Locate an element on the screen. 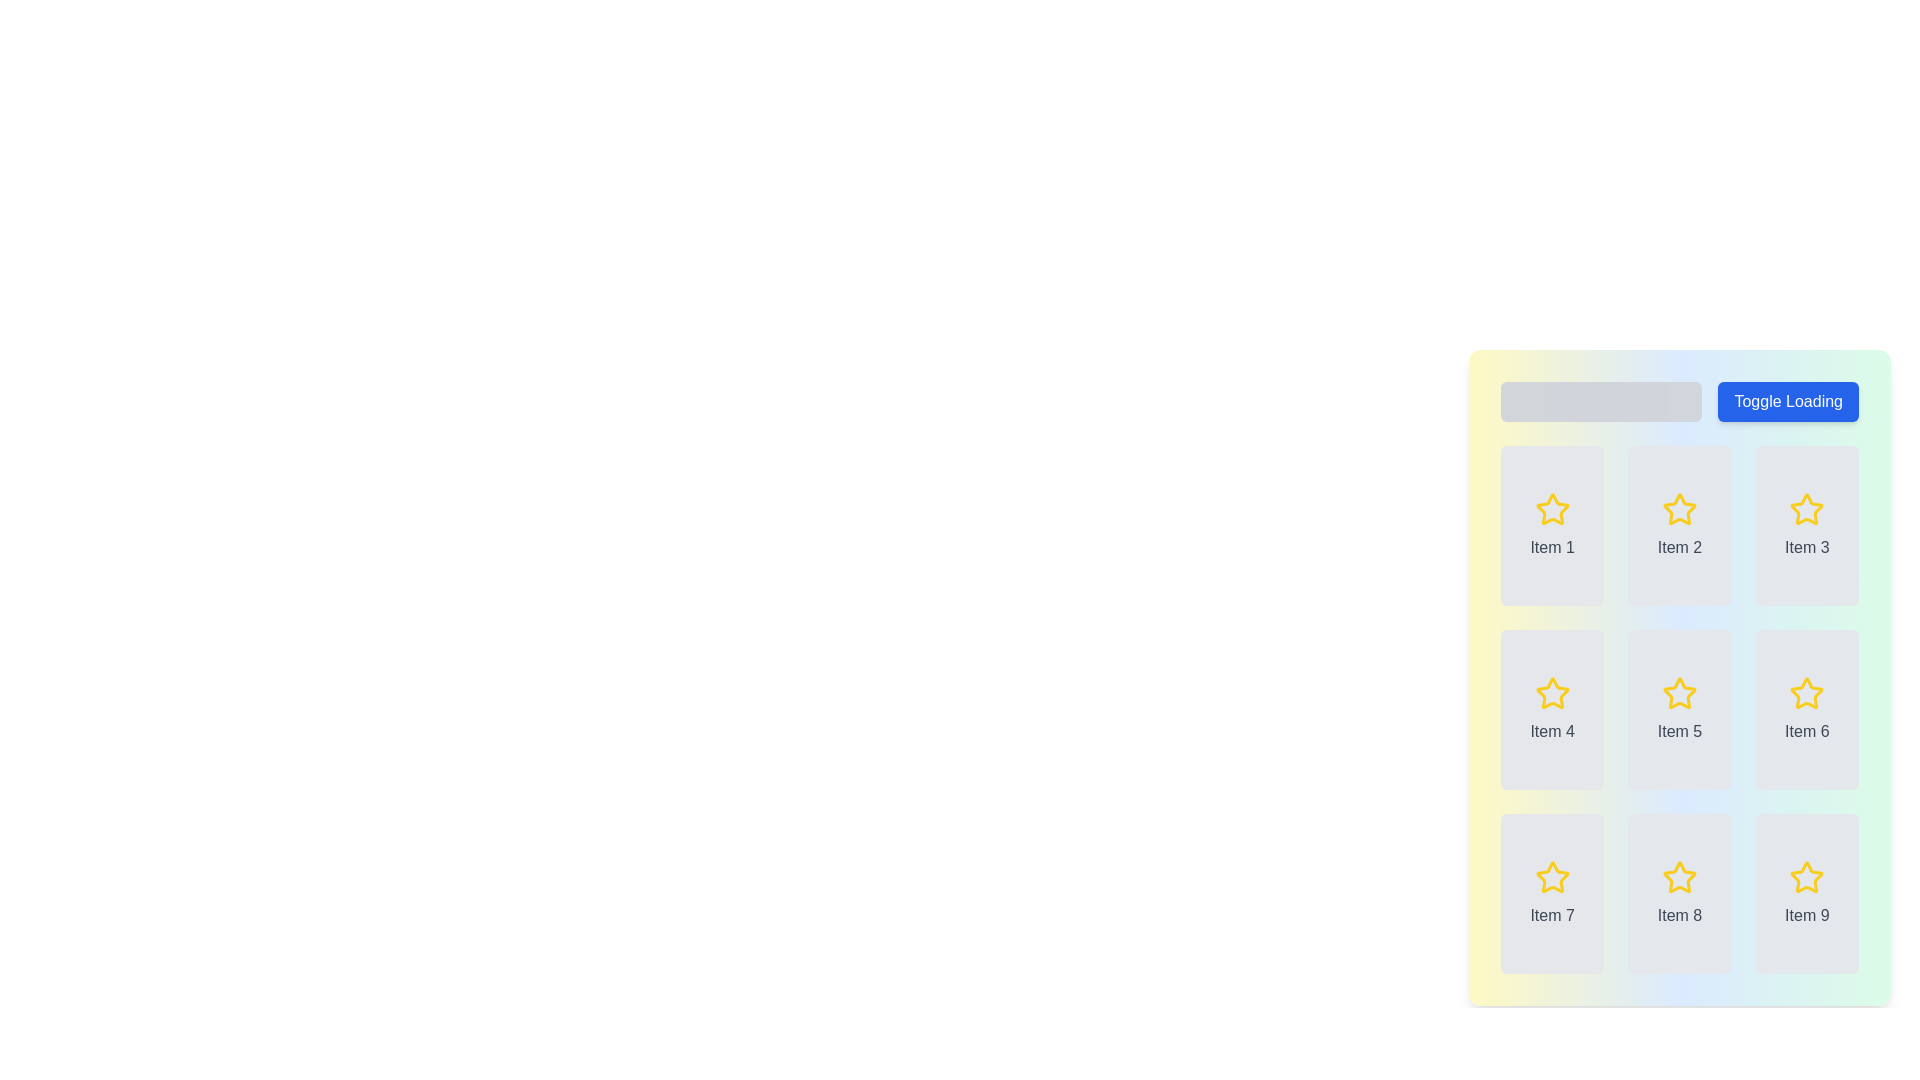  the sixth star in the 3x3 grid is located at coordinates (1807, 692).